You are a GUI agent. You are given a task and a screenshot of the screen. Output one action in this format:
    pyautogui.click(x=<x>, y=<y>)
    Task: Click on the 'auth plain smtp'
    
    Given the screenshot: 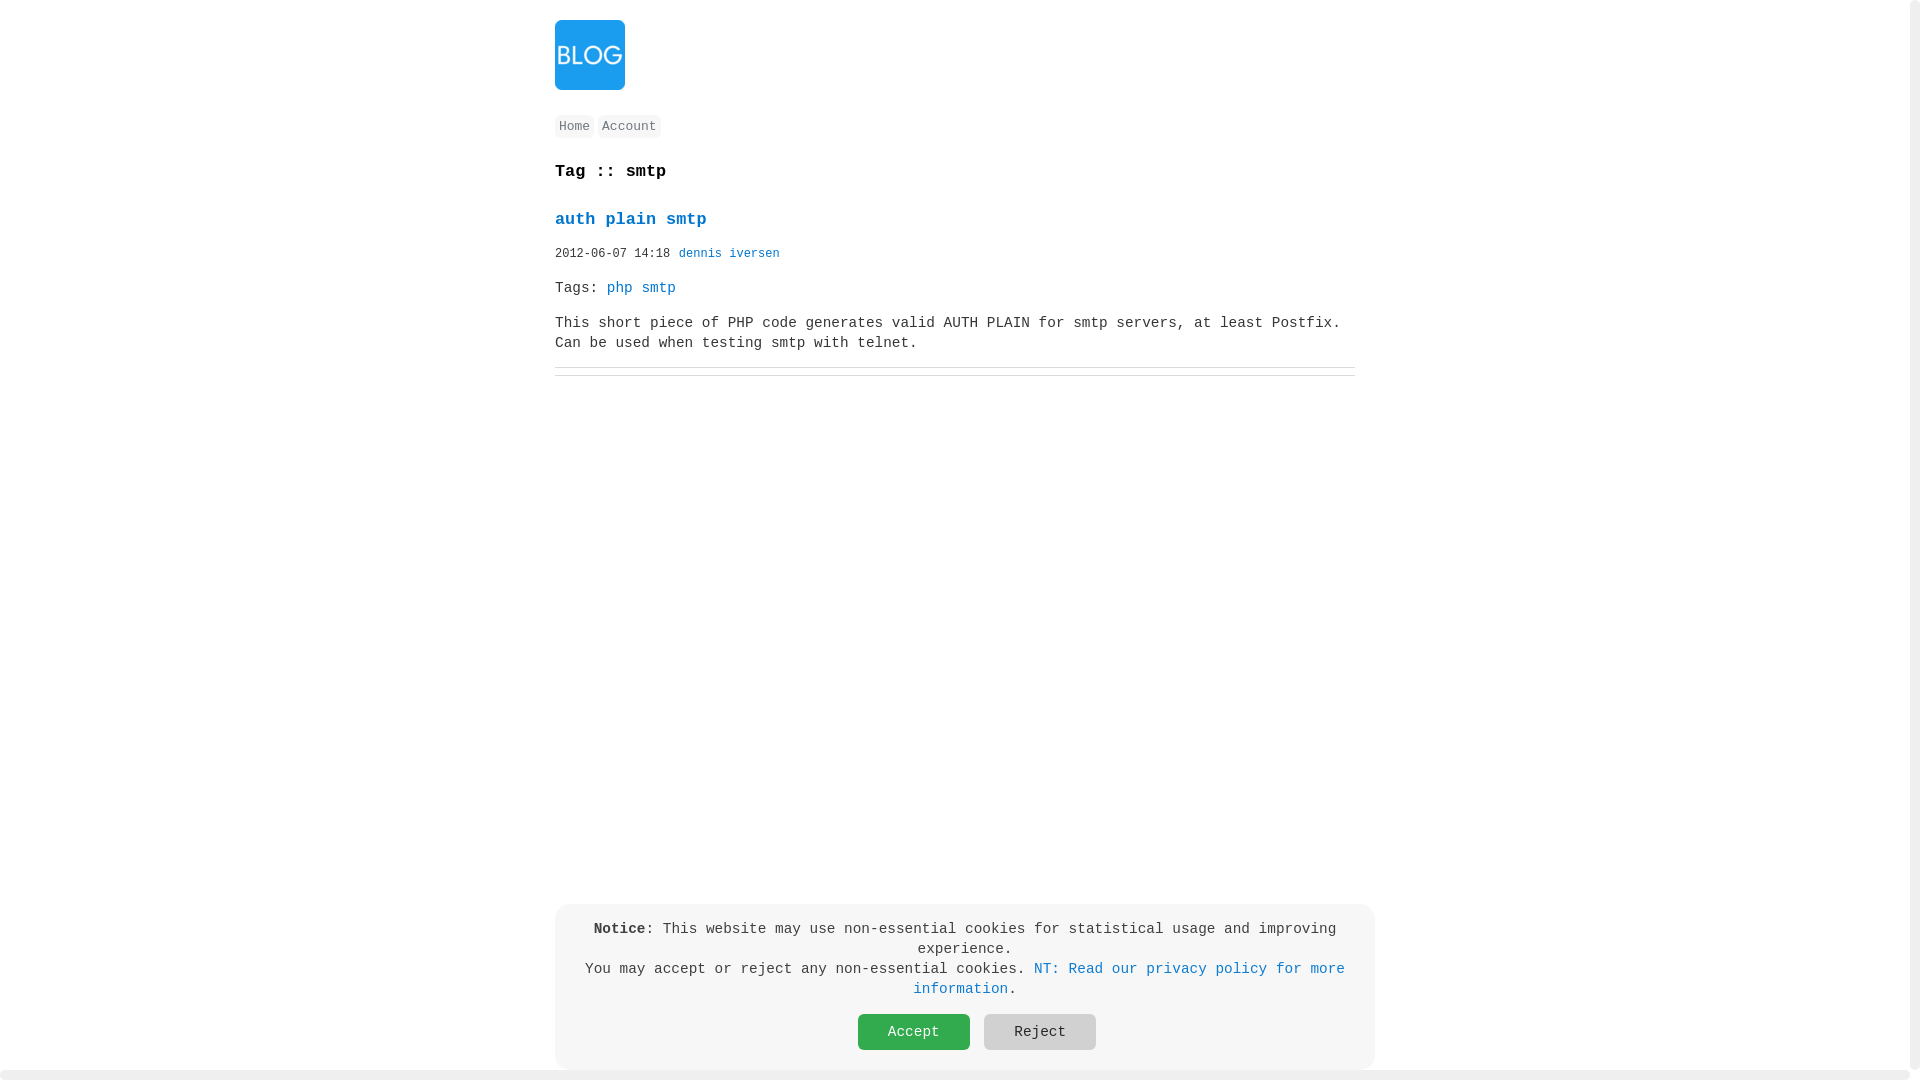 What is the action you would take?
    pyautogui.click(x=629, y=219)
    